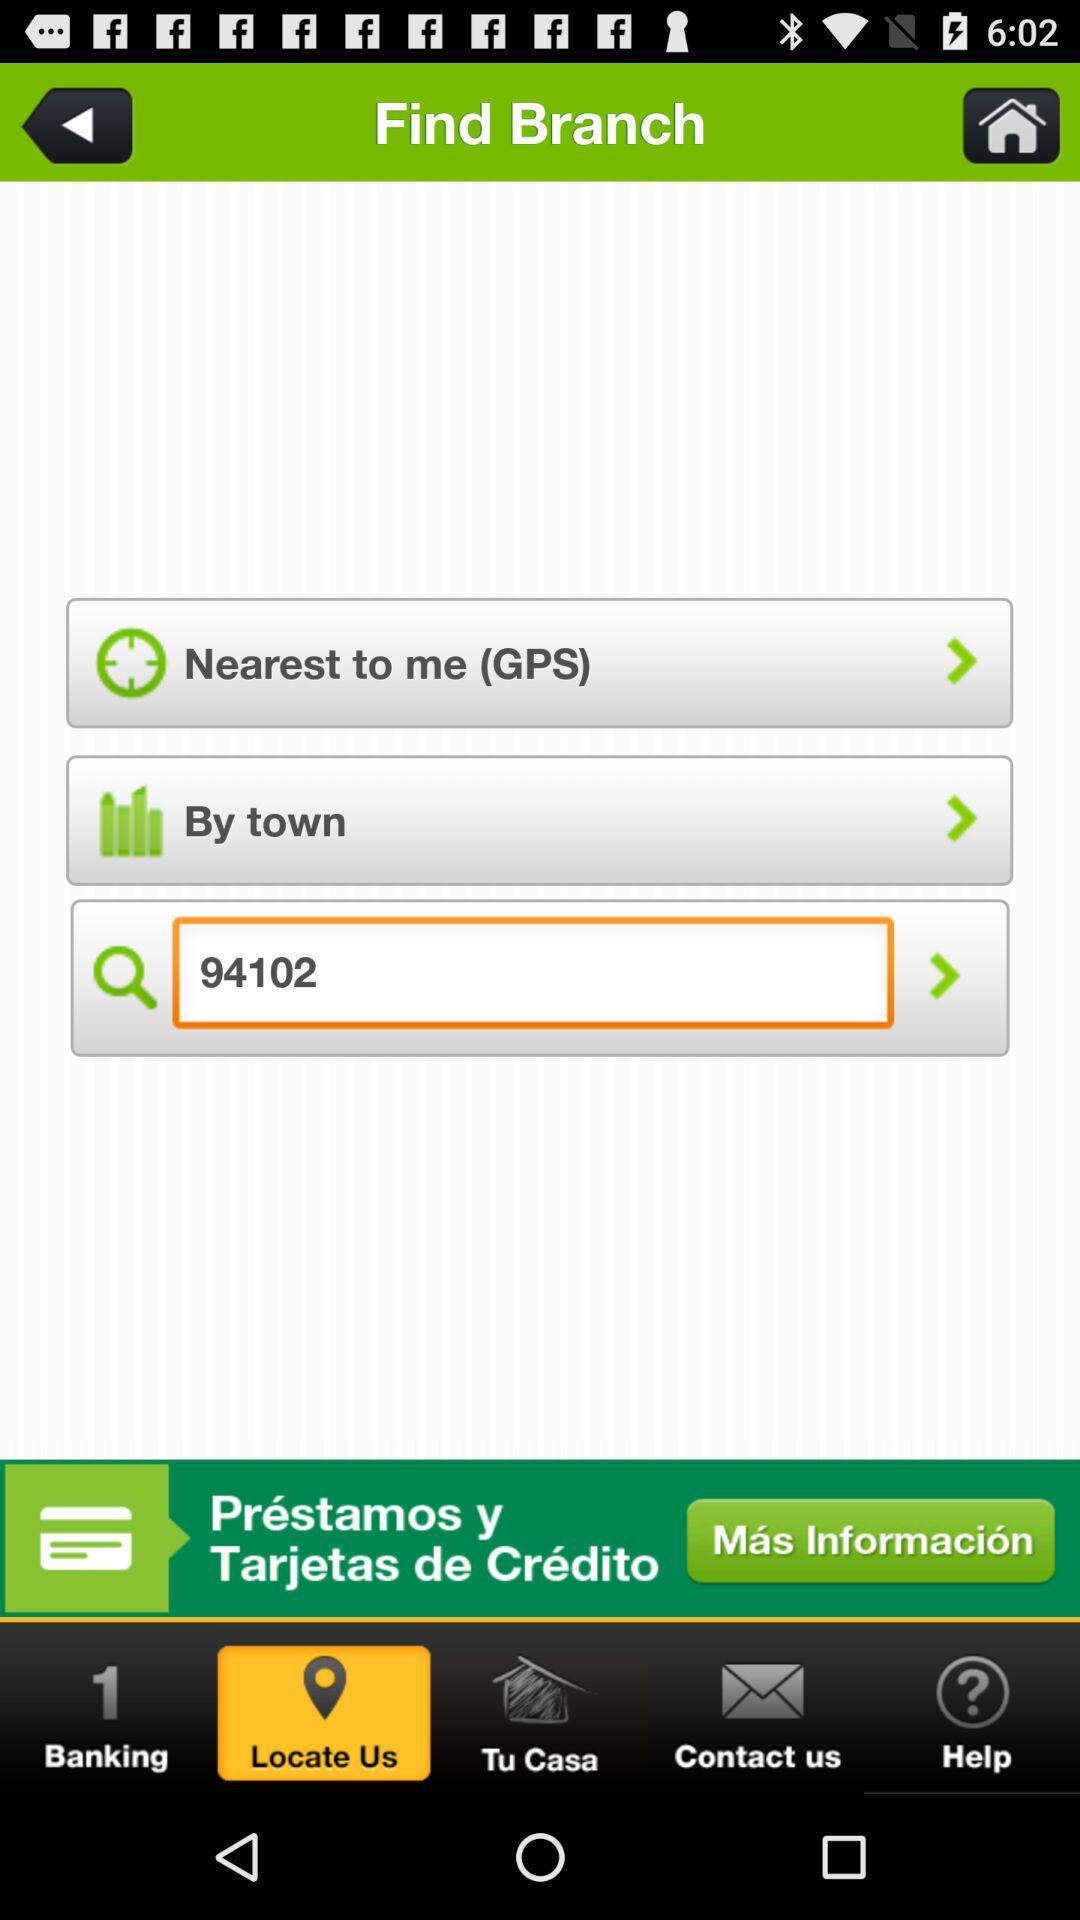 The height and width of the screenshot is (1920, 1080). Describe the element at coordinates (756, 1828) in the screenshot. I see `the email icon` at that location.